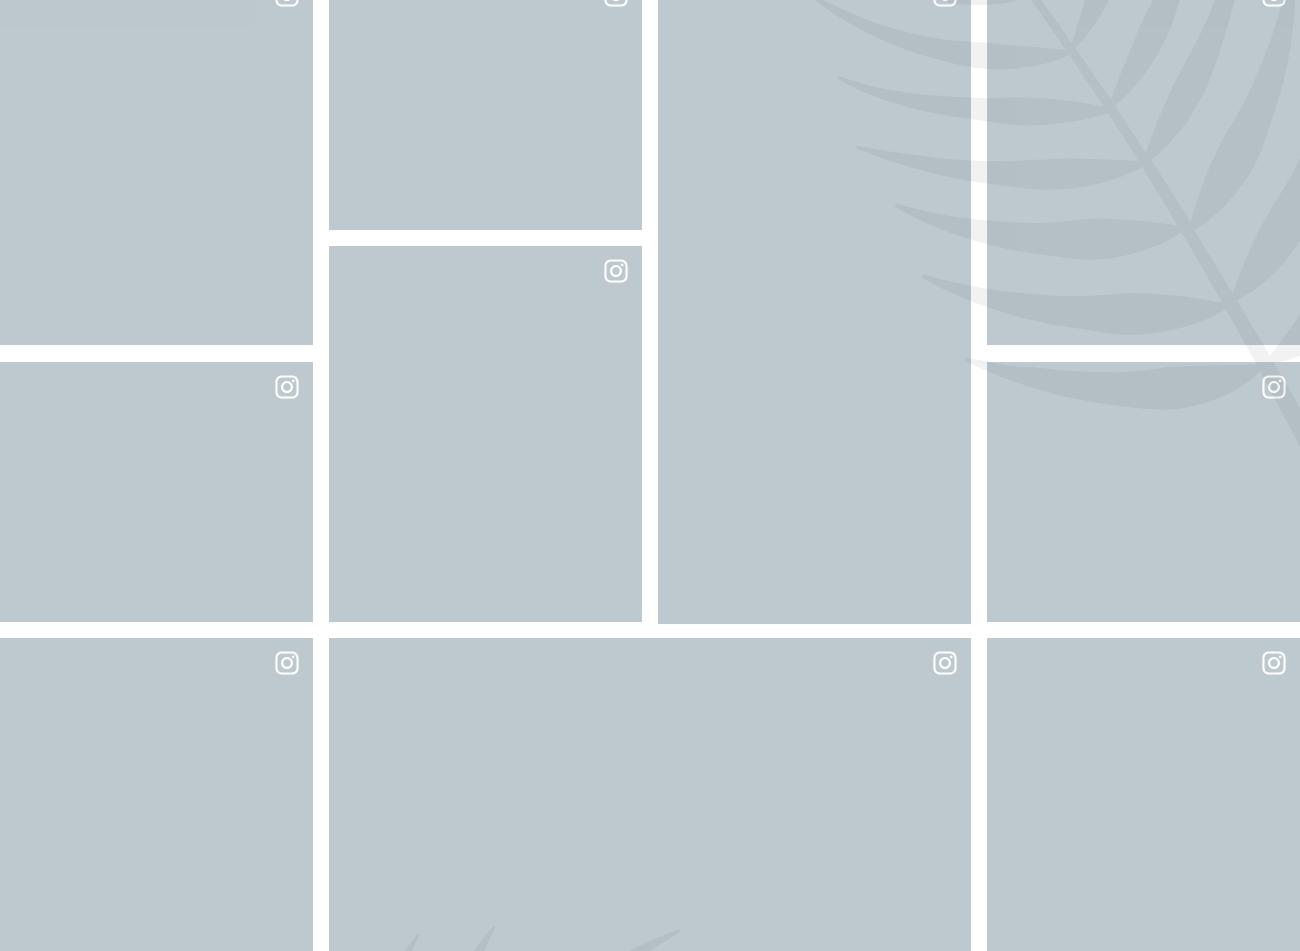 The image size is (1300, 951). What do you see at coordinates (1020, 821) in the screenshot?
I see `'Your furry family members deserve a vacation too! With doggie treats on arrival and complimentary baggies, enjoy the ult...'` at bounding box center [1020, 821].